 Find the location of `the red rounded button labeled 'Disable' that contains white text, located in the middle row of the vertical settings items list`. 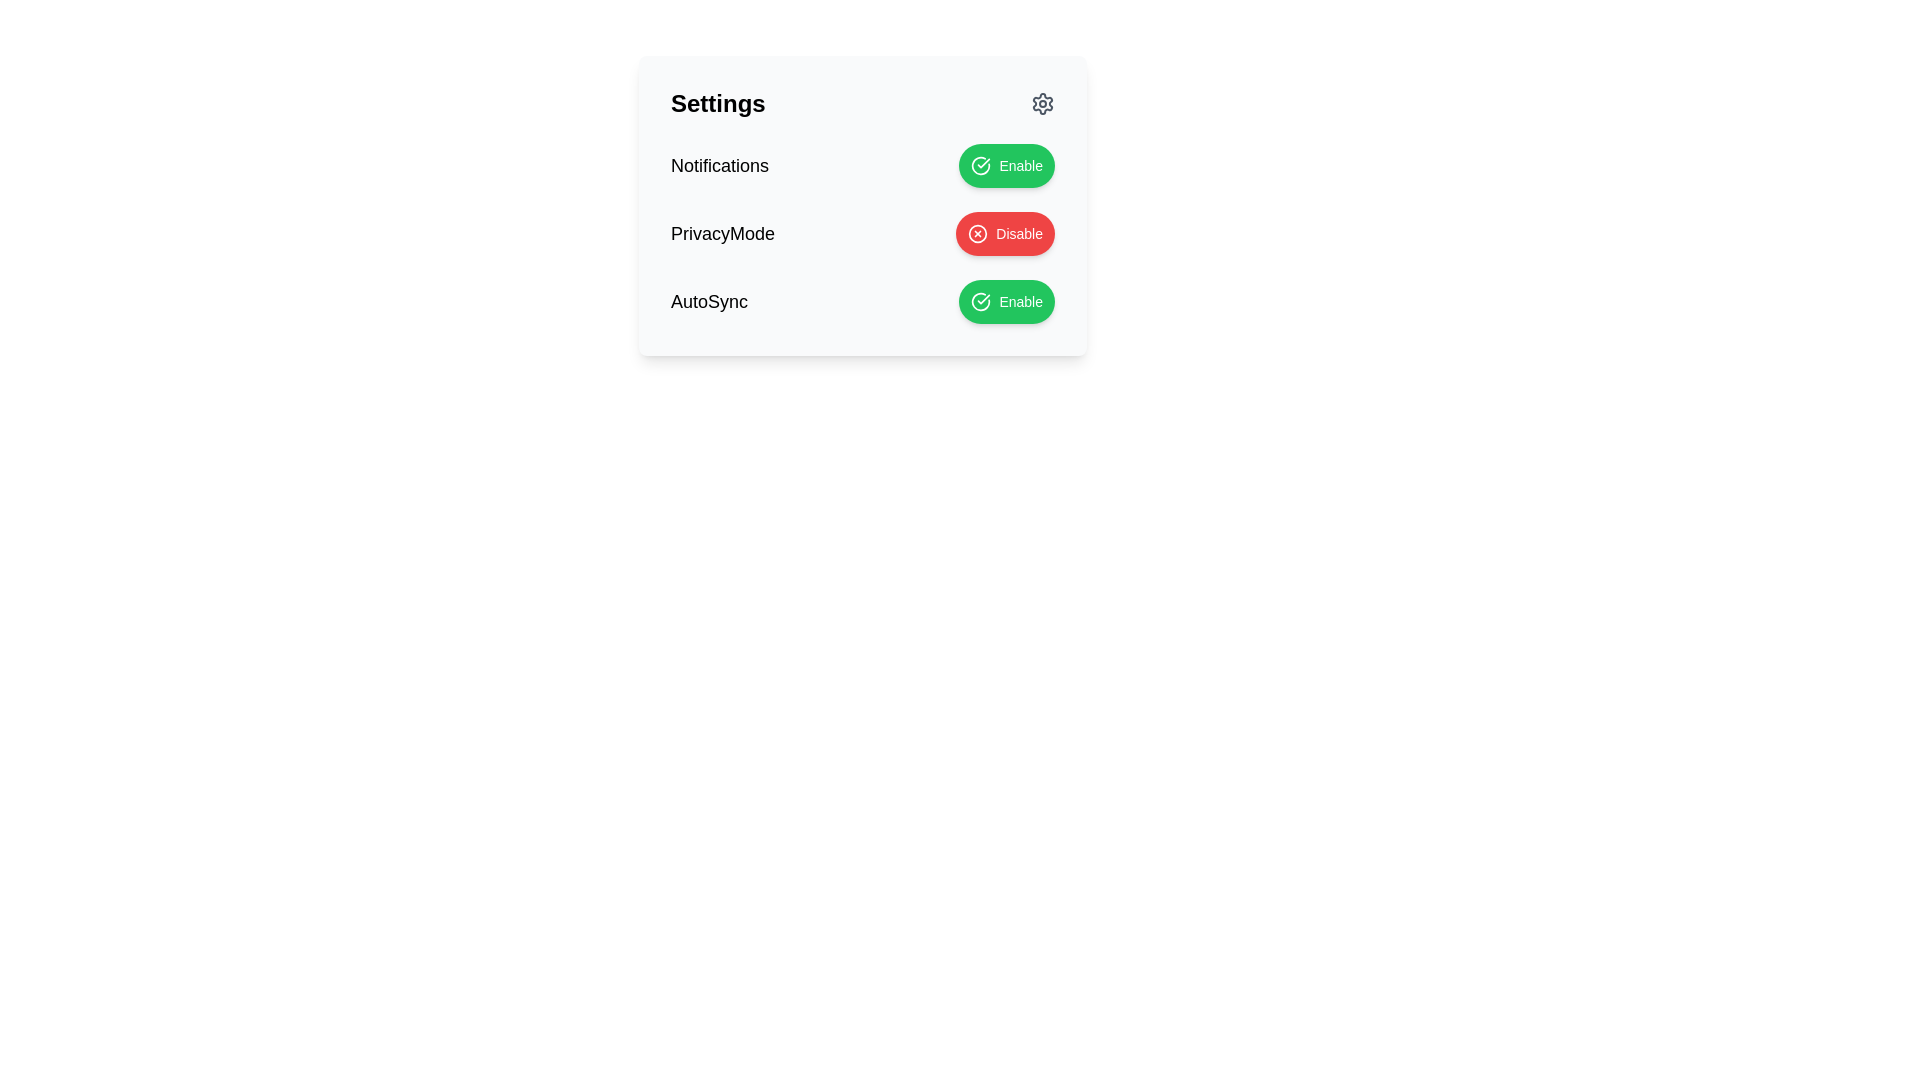

the red rounded button labeled 'Disable' that contains white text, located in the middle row of the vertical settings items list is located at coordinates (1019, 233).